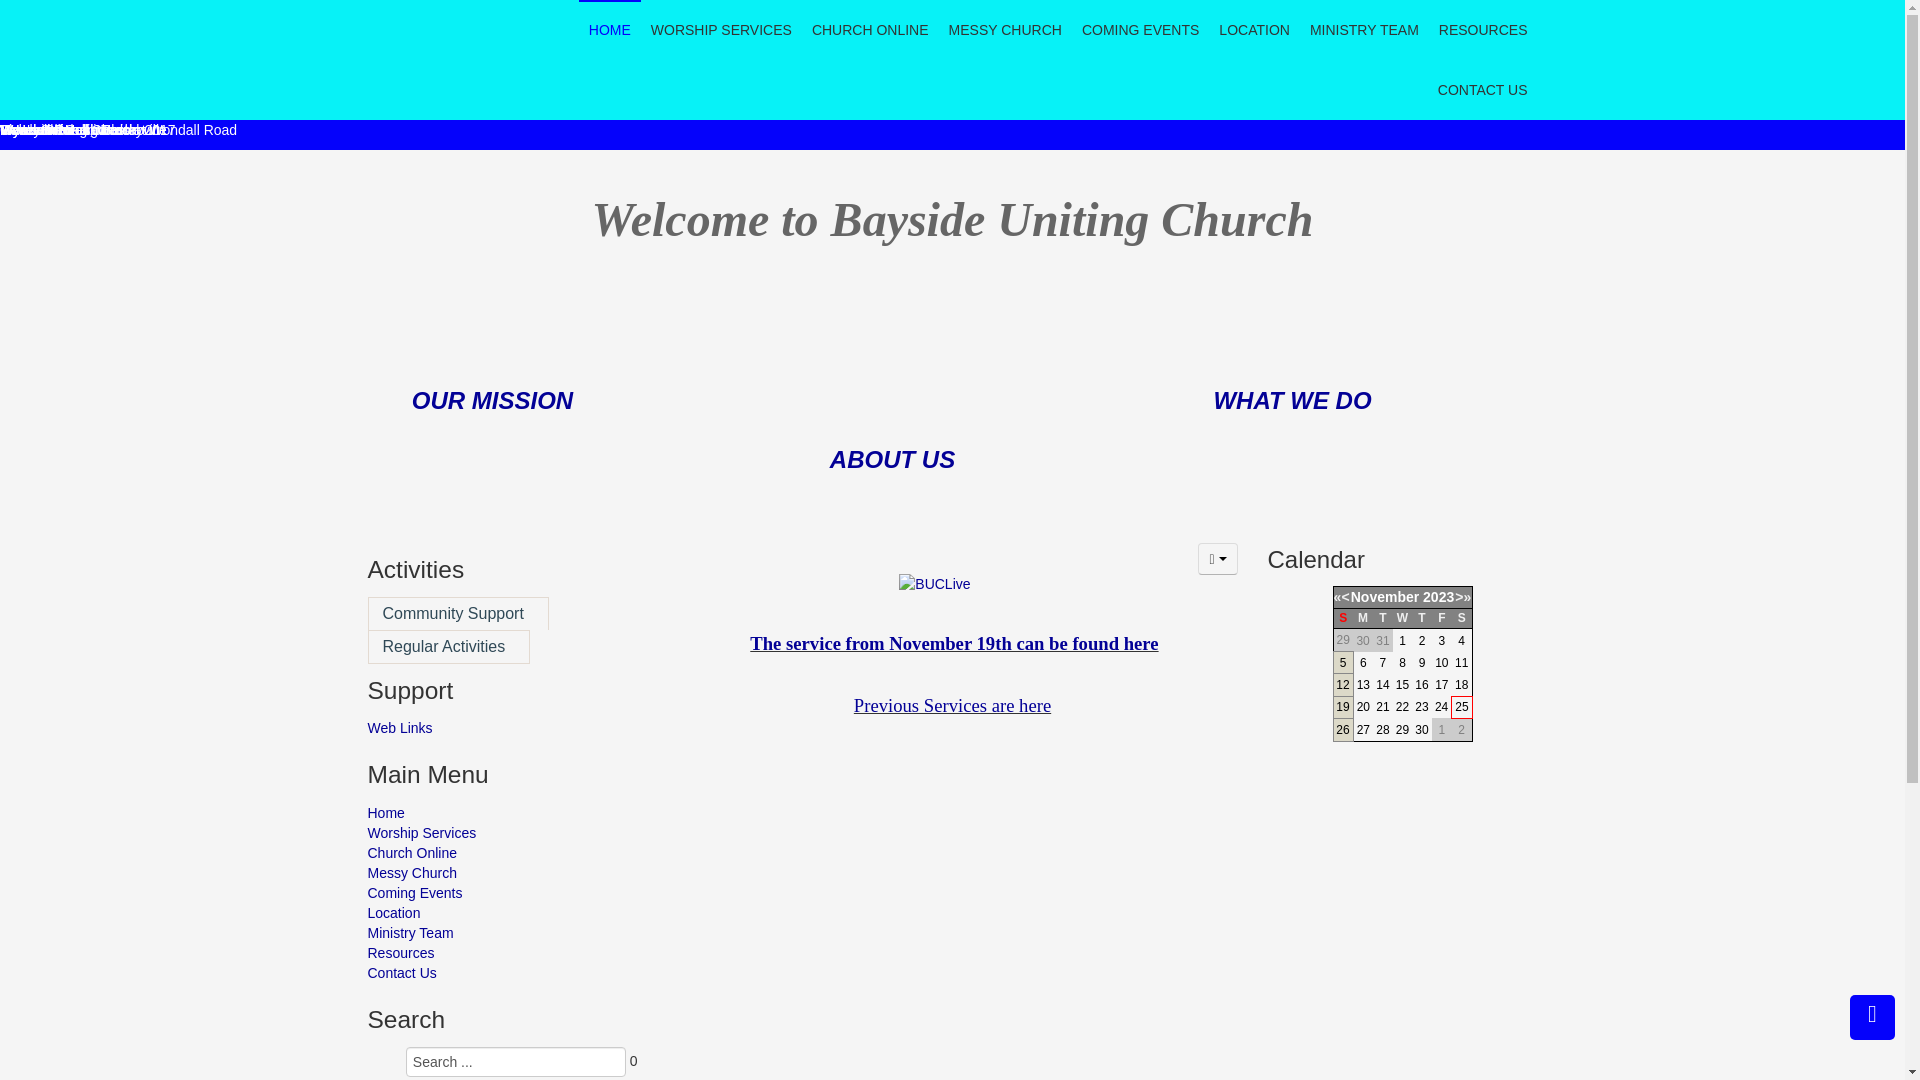 This screenshot has height=1080, width=1920. I want to click on '4', so click(1461, 640).